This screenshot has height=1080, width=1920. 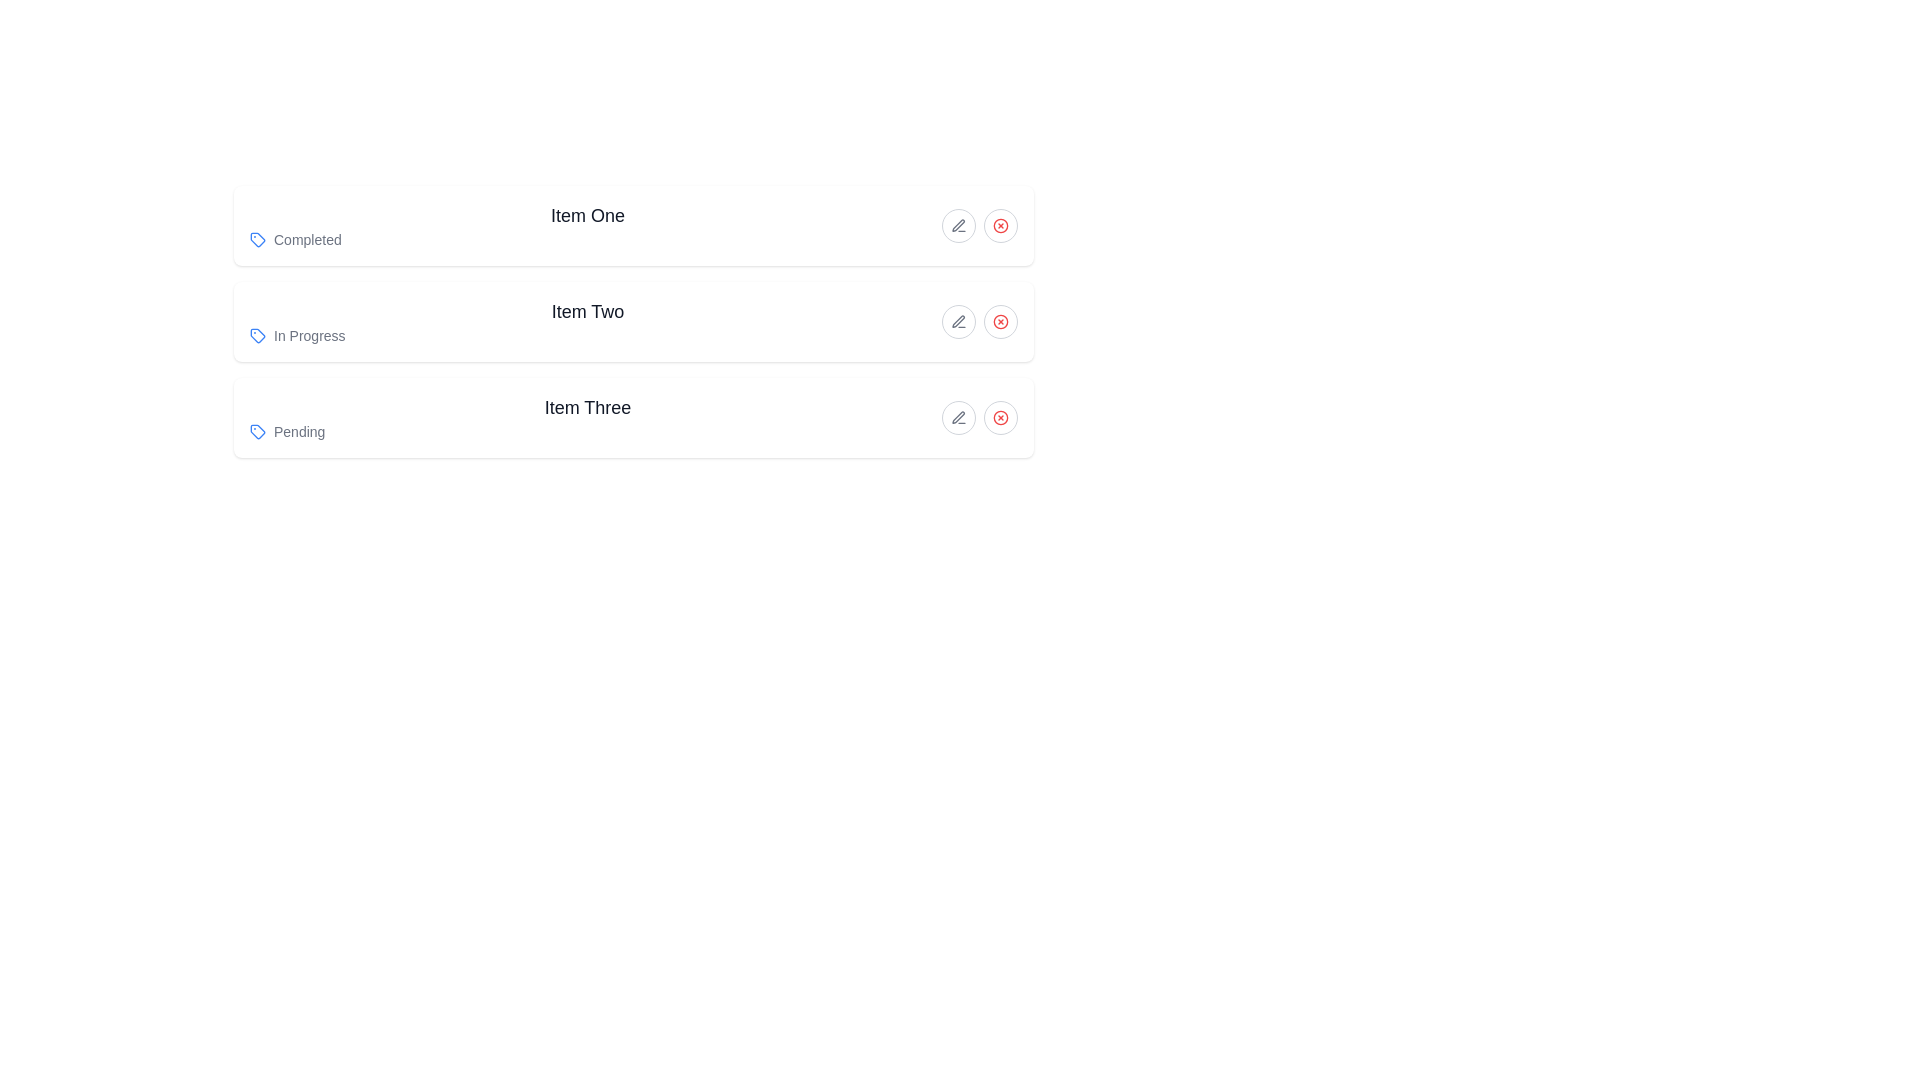 What do you see at coordinates (257, 238) in the screenshot?
I see `the blue tag-style icon located to the left of the text 'Completed' in the top row of the list interface` at bounding box center [257, 238].